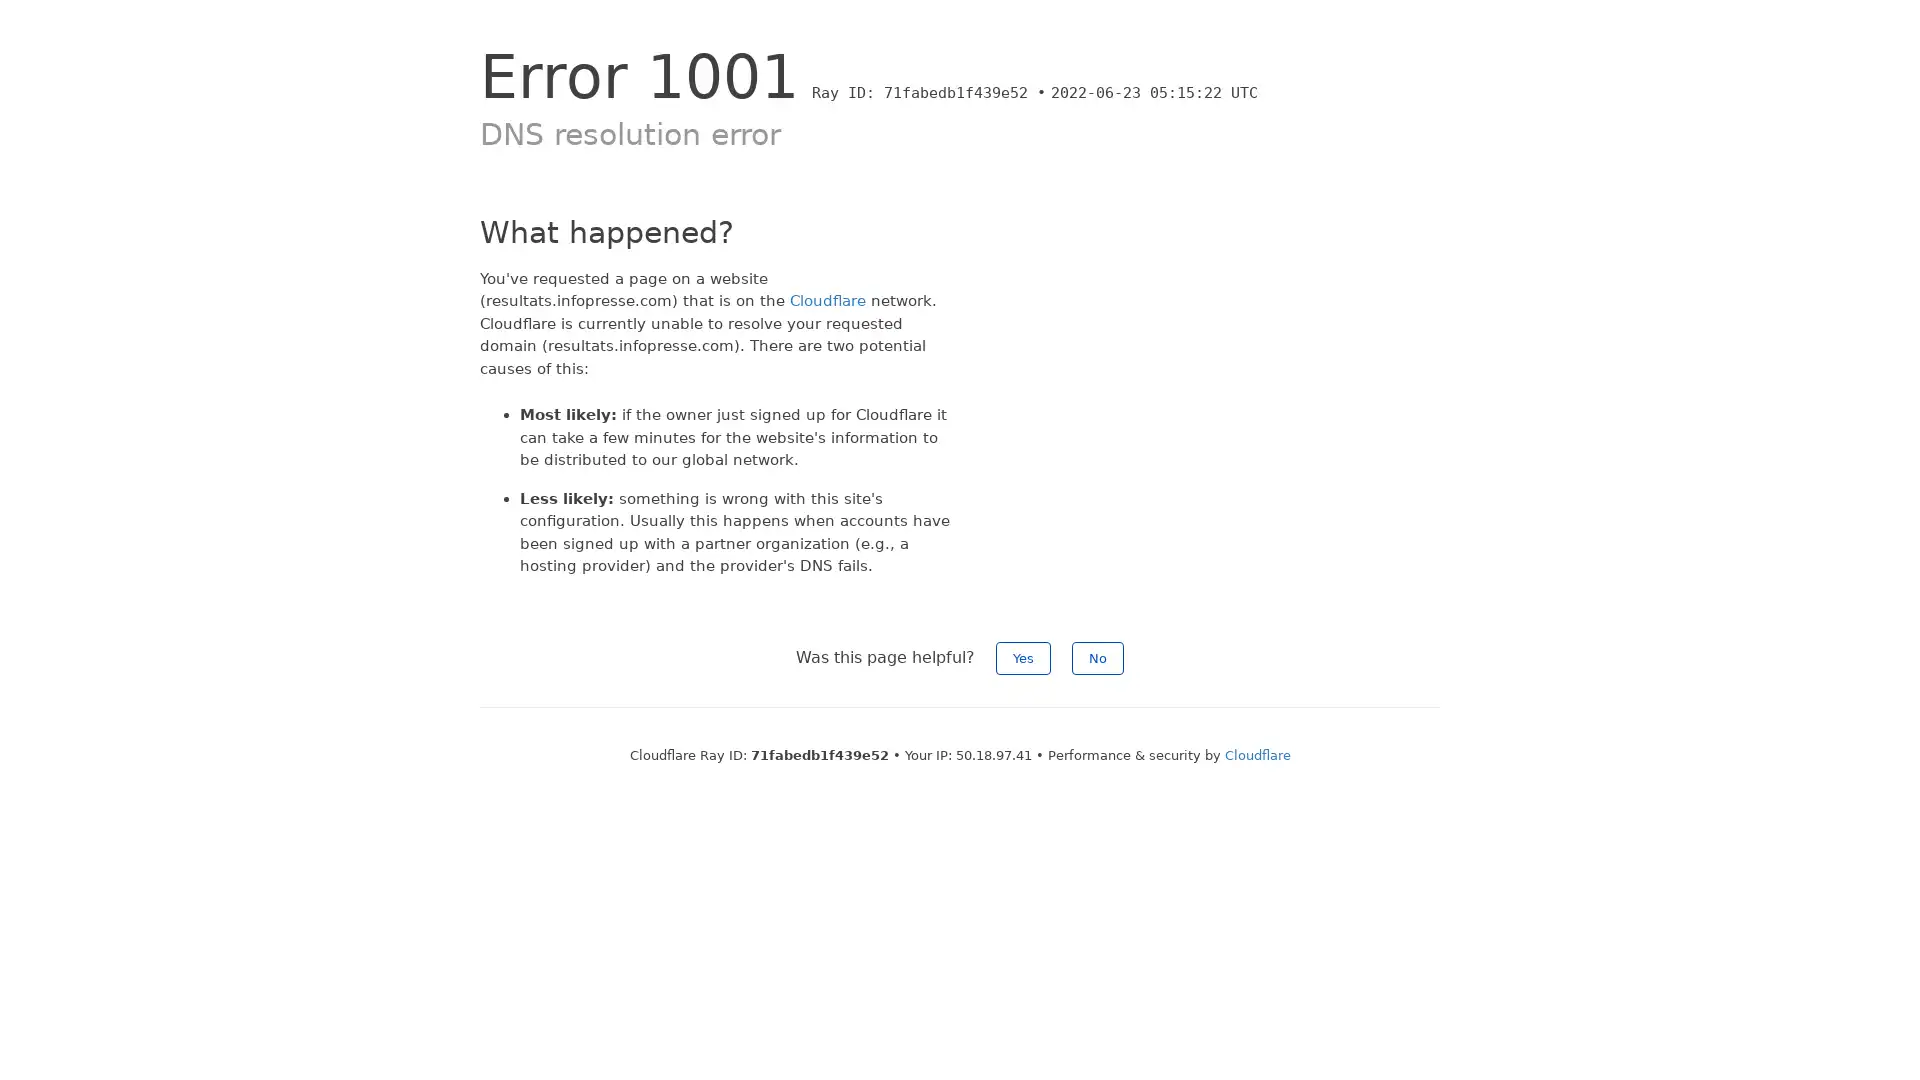 This screenshot has width=1920, height=1080. I want to click on No, so click(1097, 657).